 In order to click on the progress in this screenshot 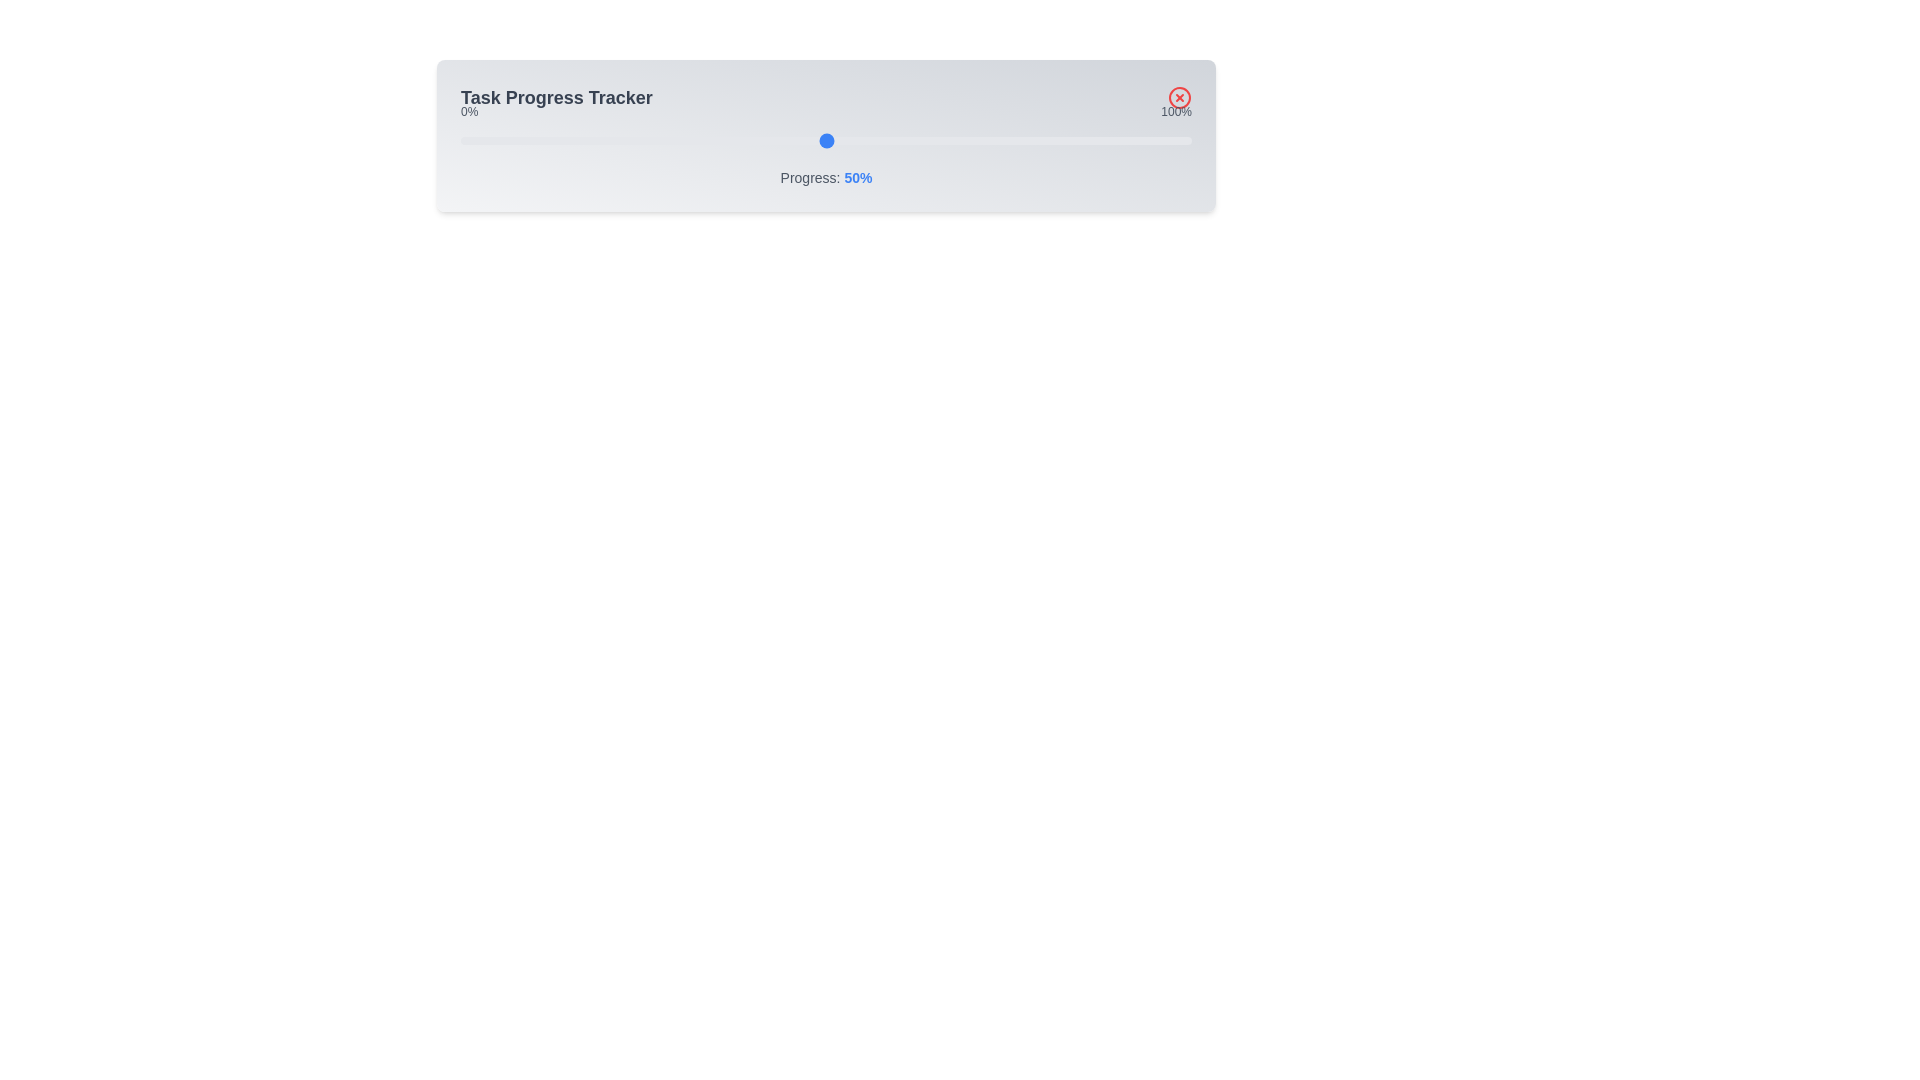, I will do `click(459, 140)`.